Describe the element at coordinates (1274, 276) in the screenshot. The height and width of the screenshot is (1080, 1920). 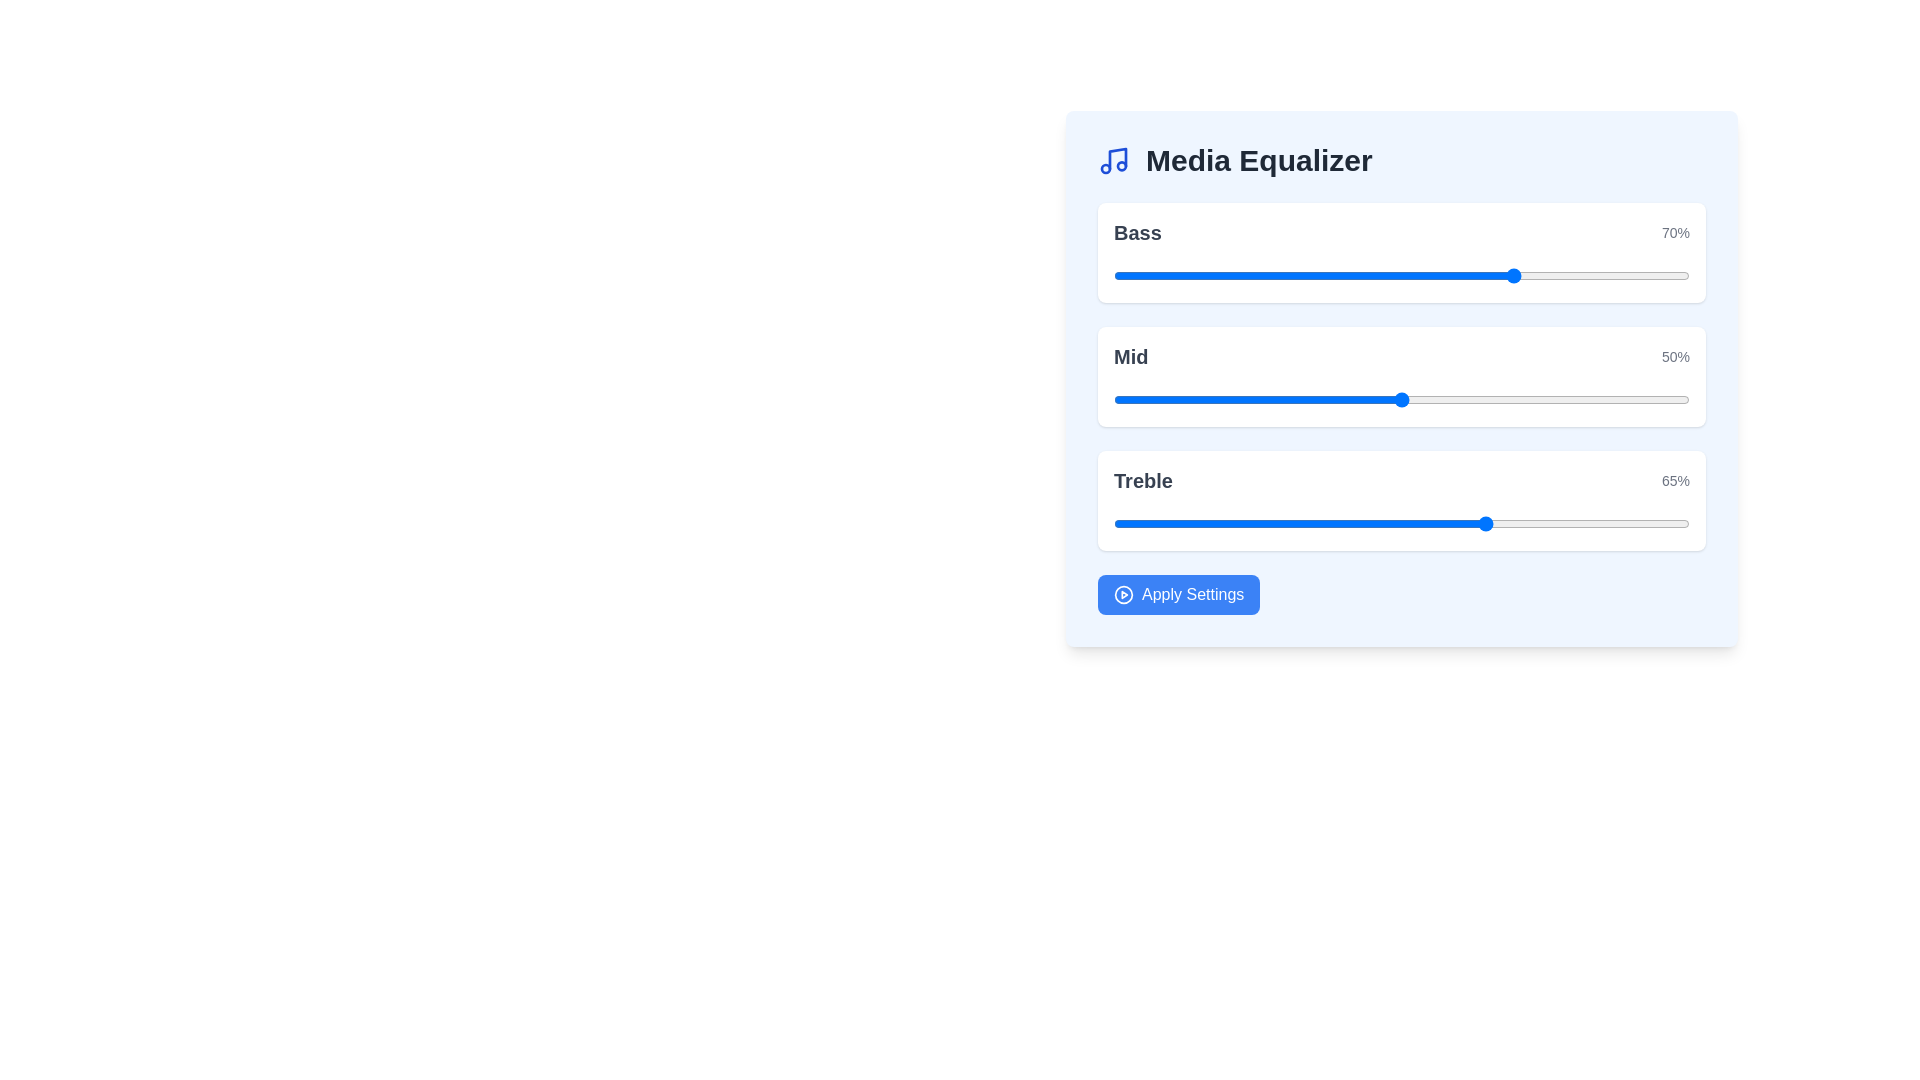
I see `the bass level` at that location.